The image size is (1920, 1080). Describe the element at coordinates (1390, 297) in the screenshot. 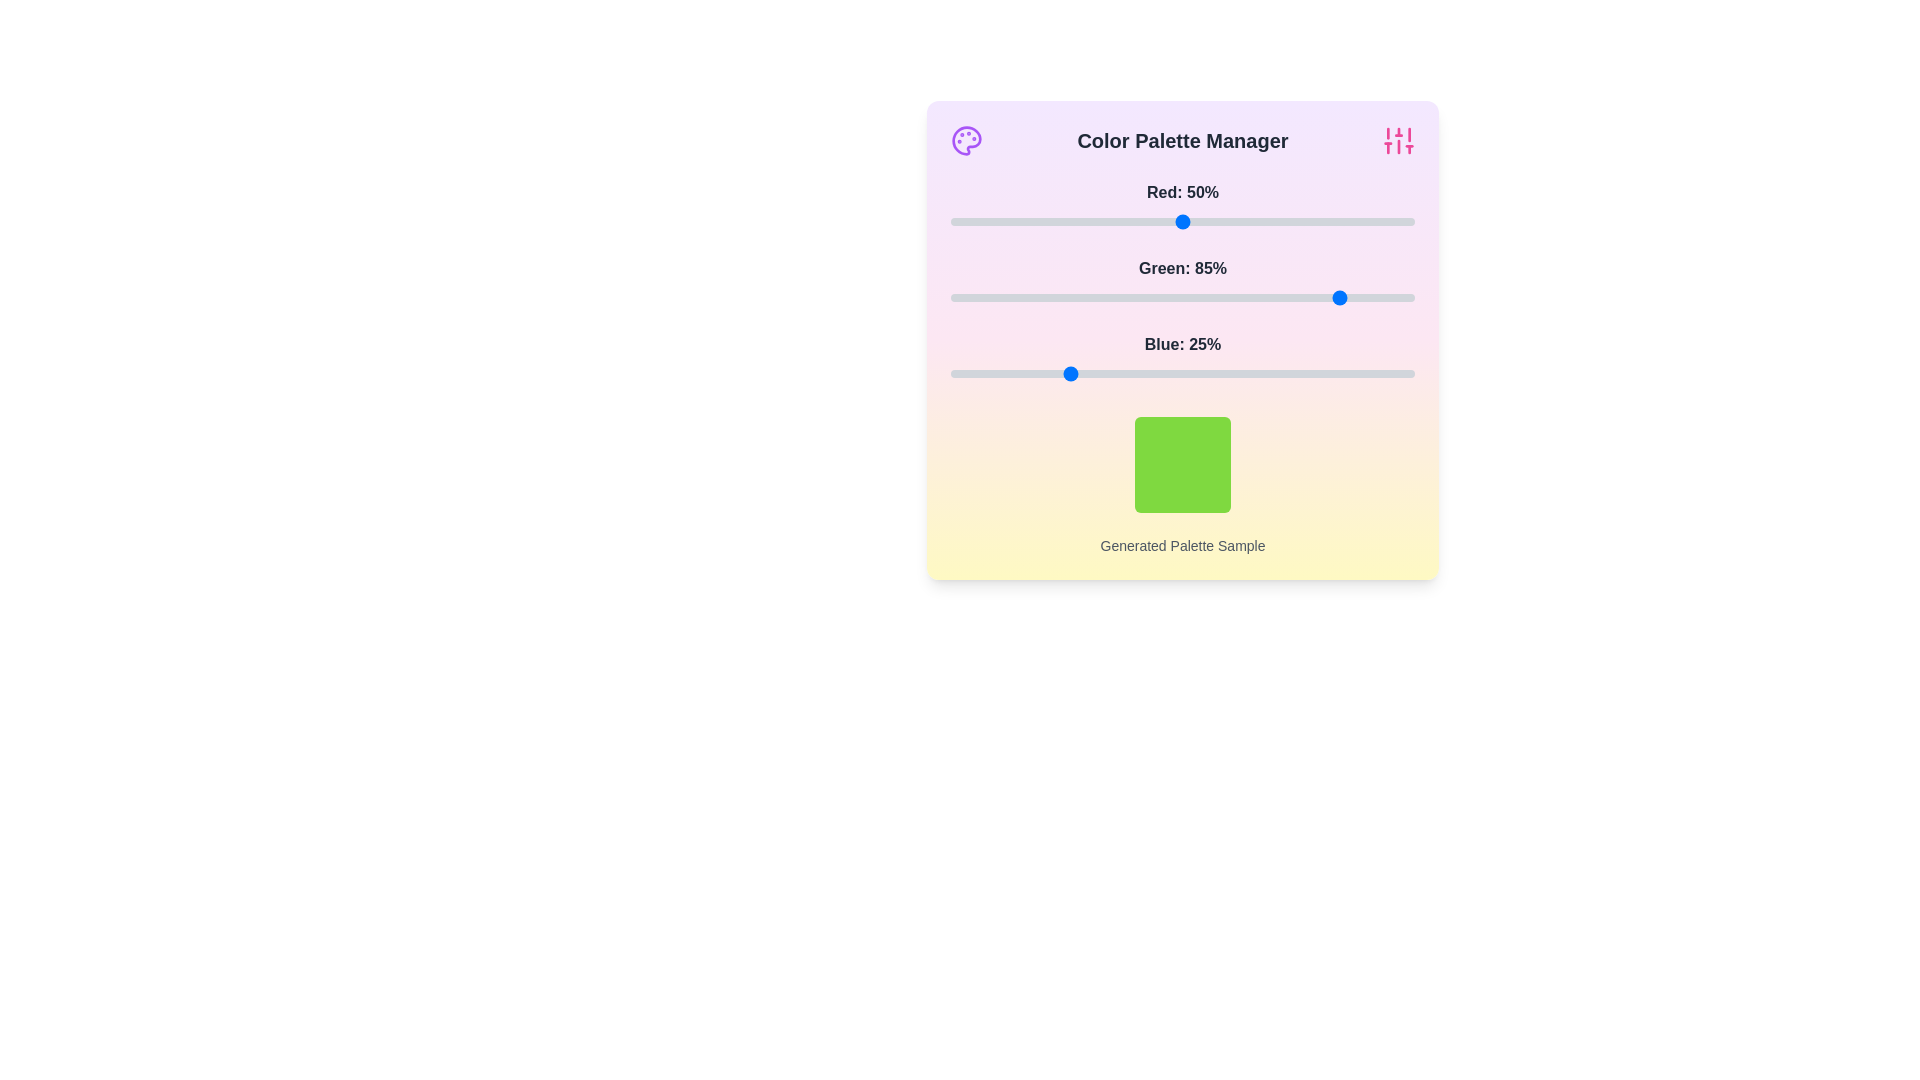

I see `the 1 slider to 95% to observe the updated color sample box` at that location.